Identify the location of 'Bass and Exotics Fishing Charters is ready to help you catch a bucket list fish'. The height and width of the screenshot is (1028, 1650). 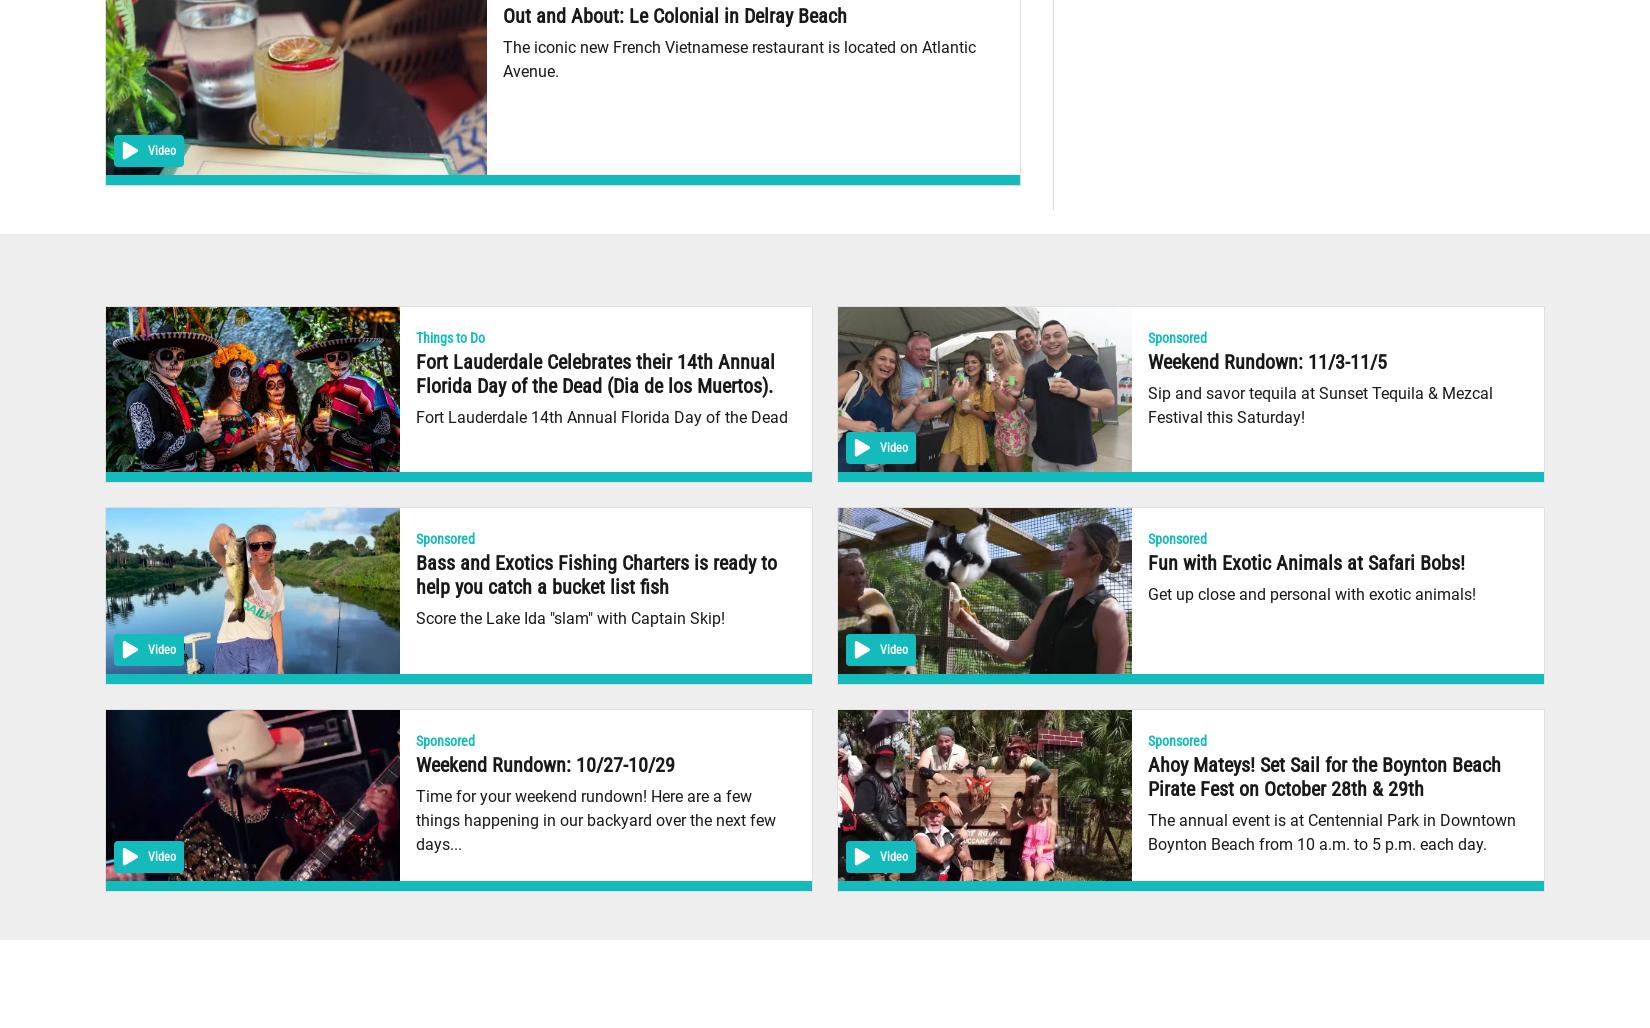
(414, 574).